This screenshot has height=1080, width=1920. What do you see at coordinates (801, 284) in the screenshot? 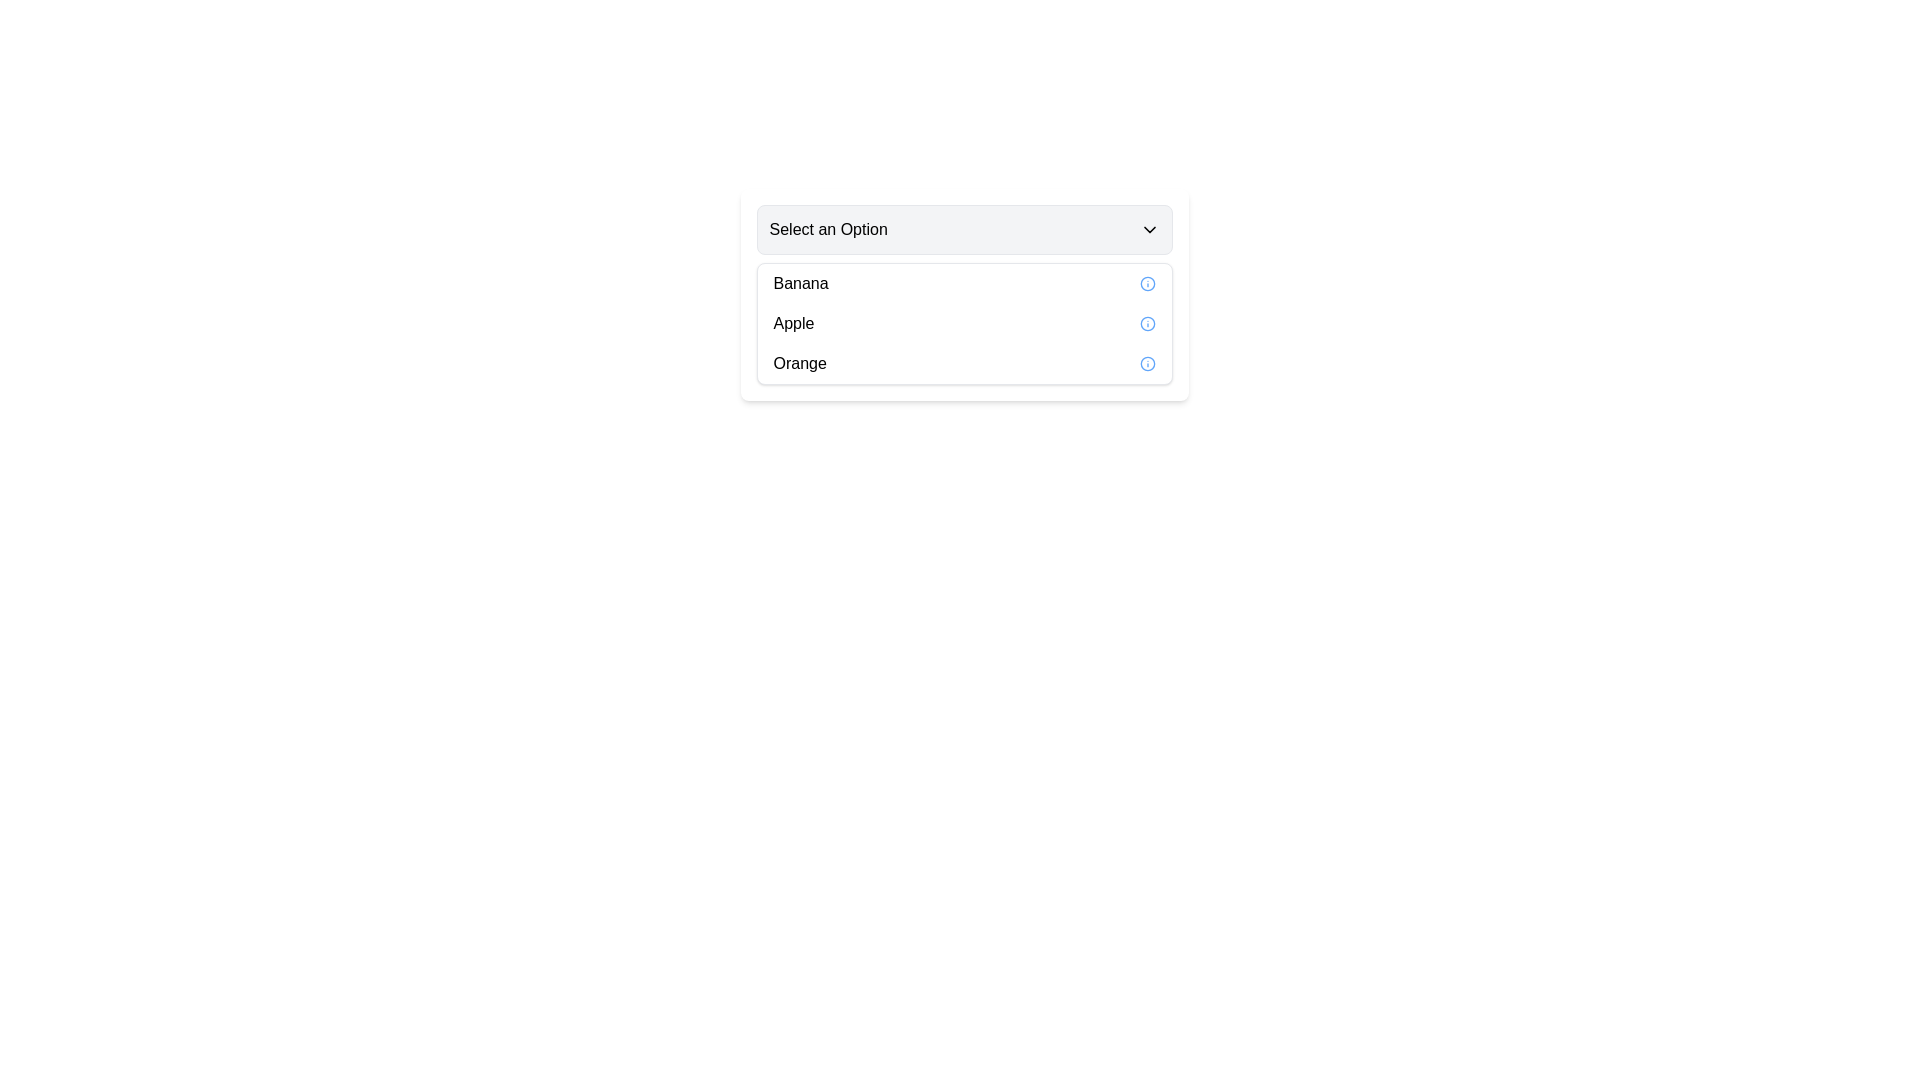
I see `the first item in the dropdown menu, which is a Text label that allows selection of an option` at bounding box center [801, 284].